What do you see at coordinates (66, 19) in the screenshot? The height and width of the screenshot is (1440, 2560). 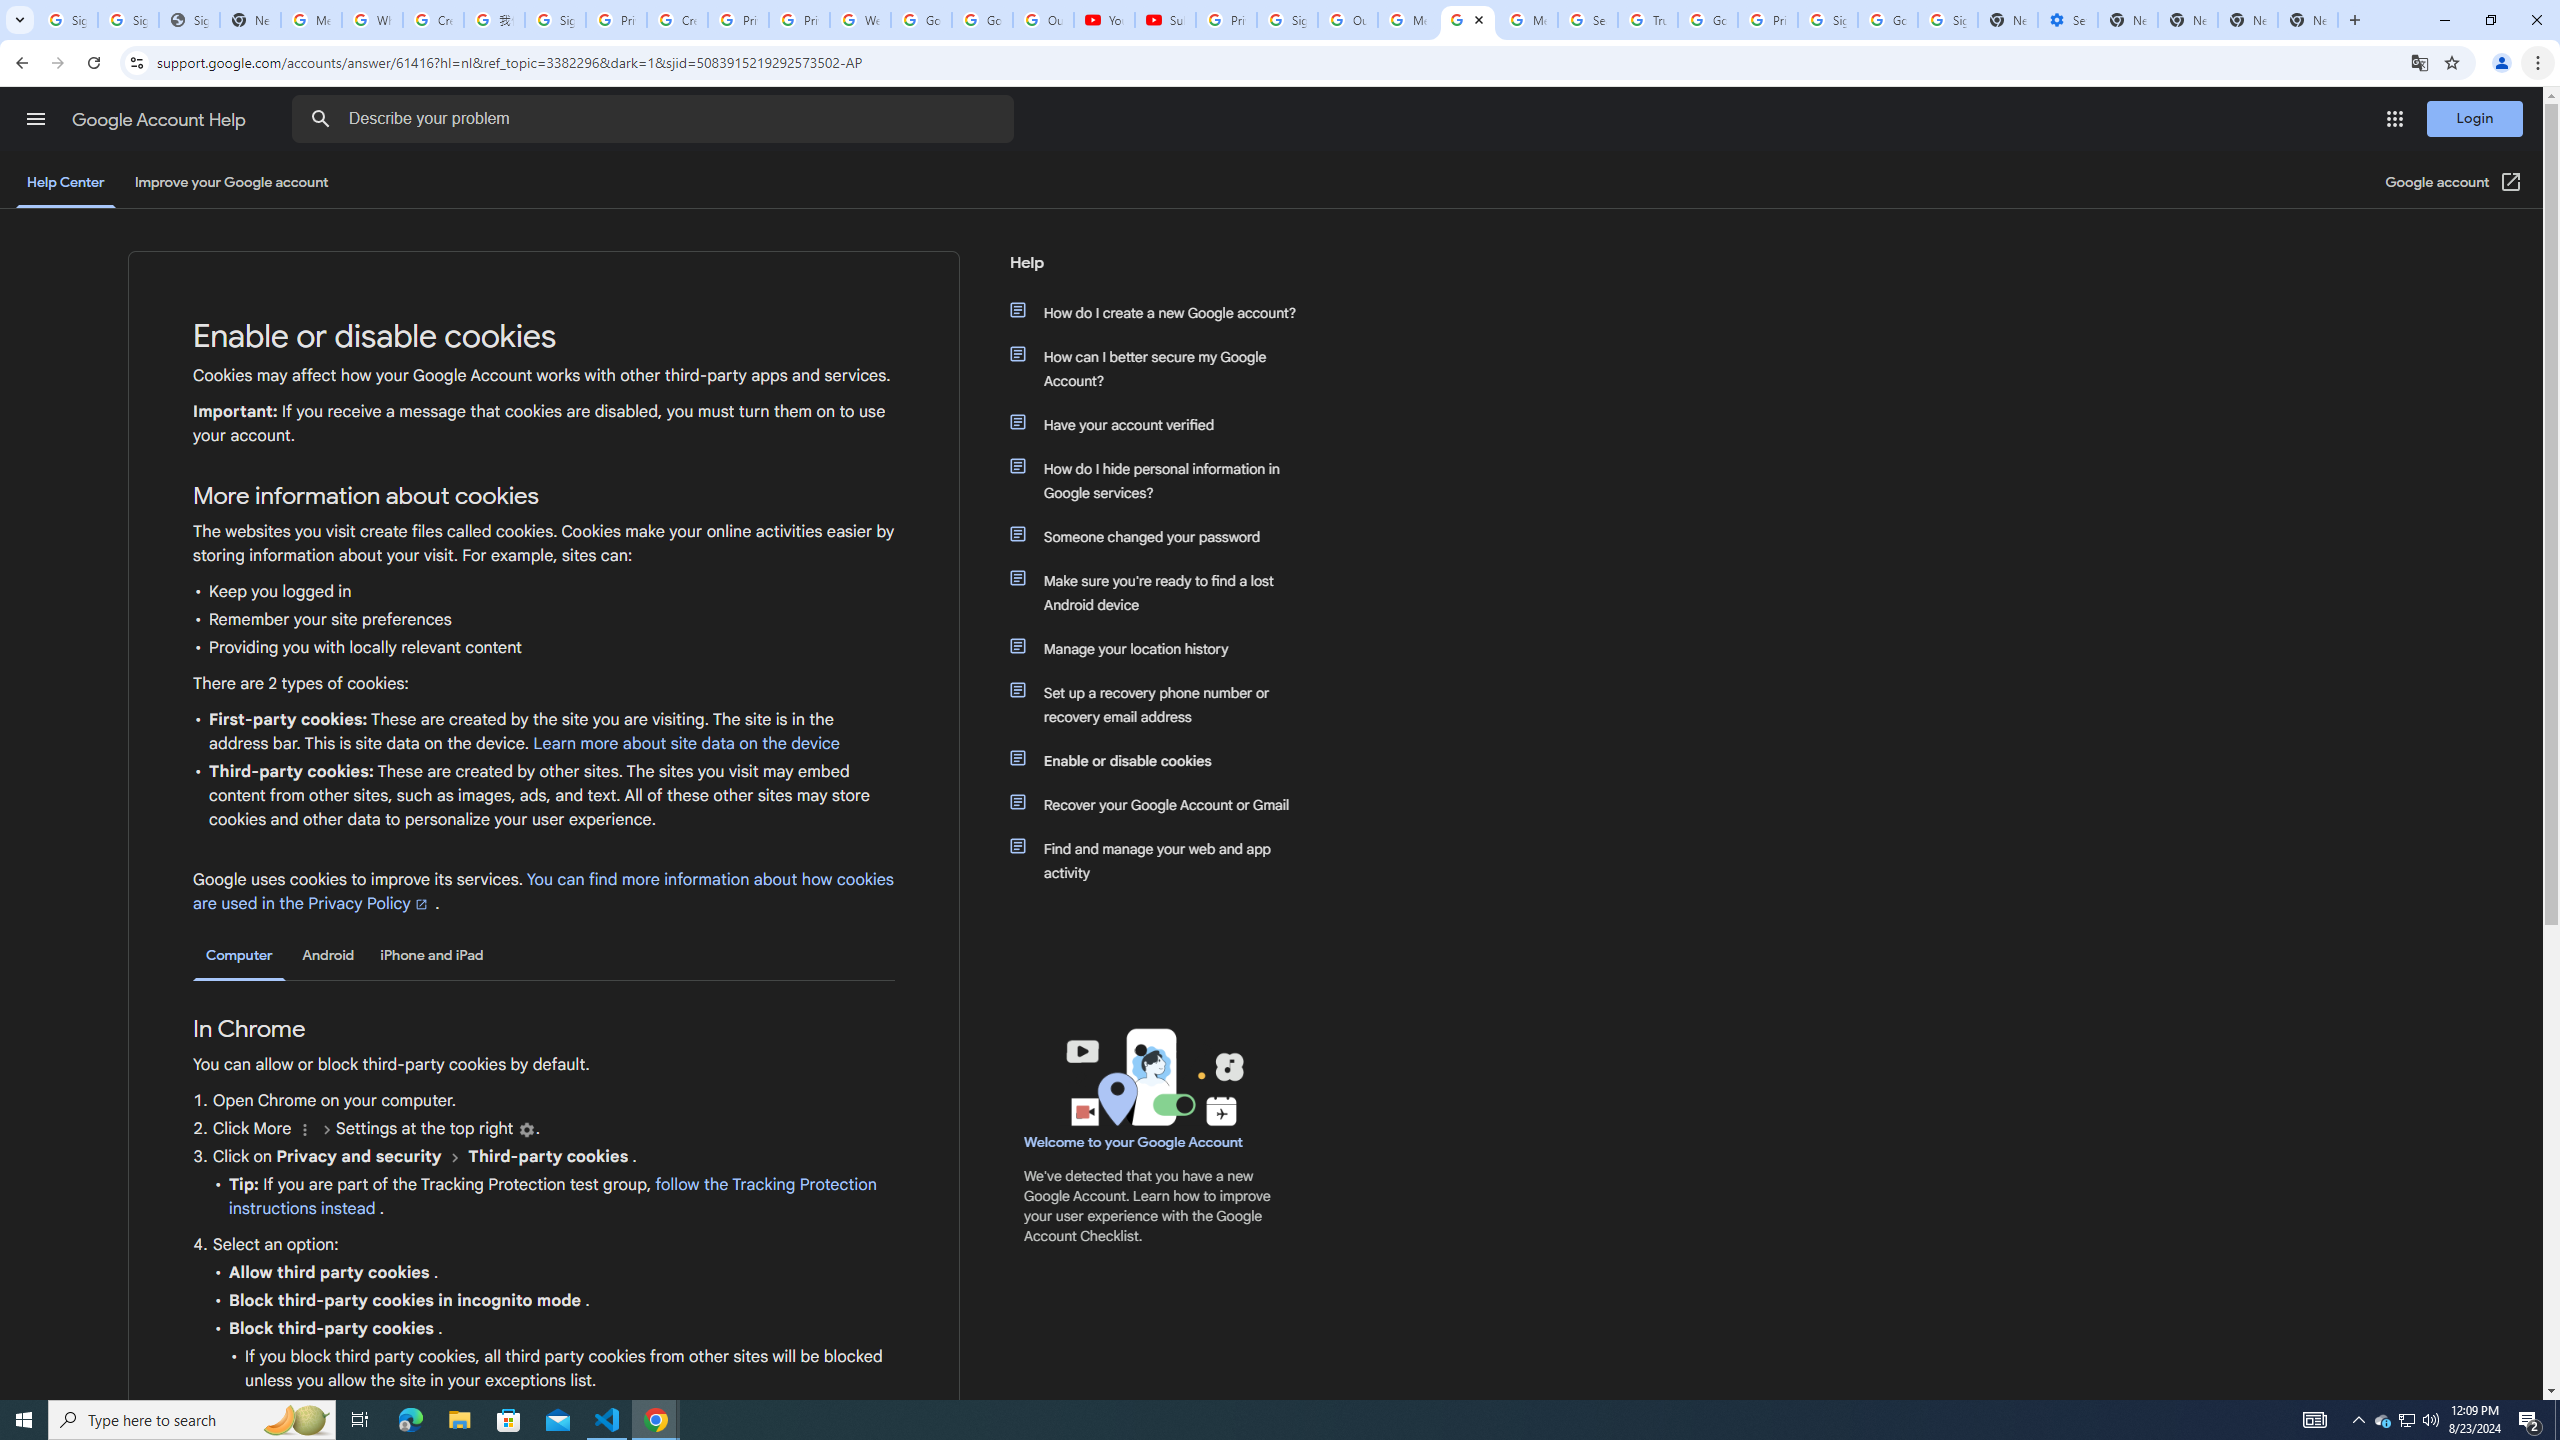 I see `'Sign in - Google Accounts'` at bounding box center [66, 19].